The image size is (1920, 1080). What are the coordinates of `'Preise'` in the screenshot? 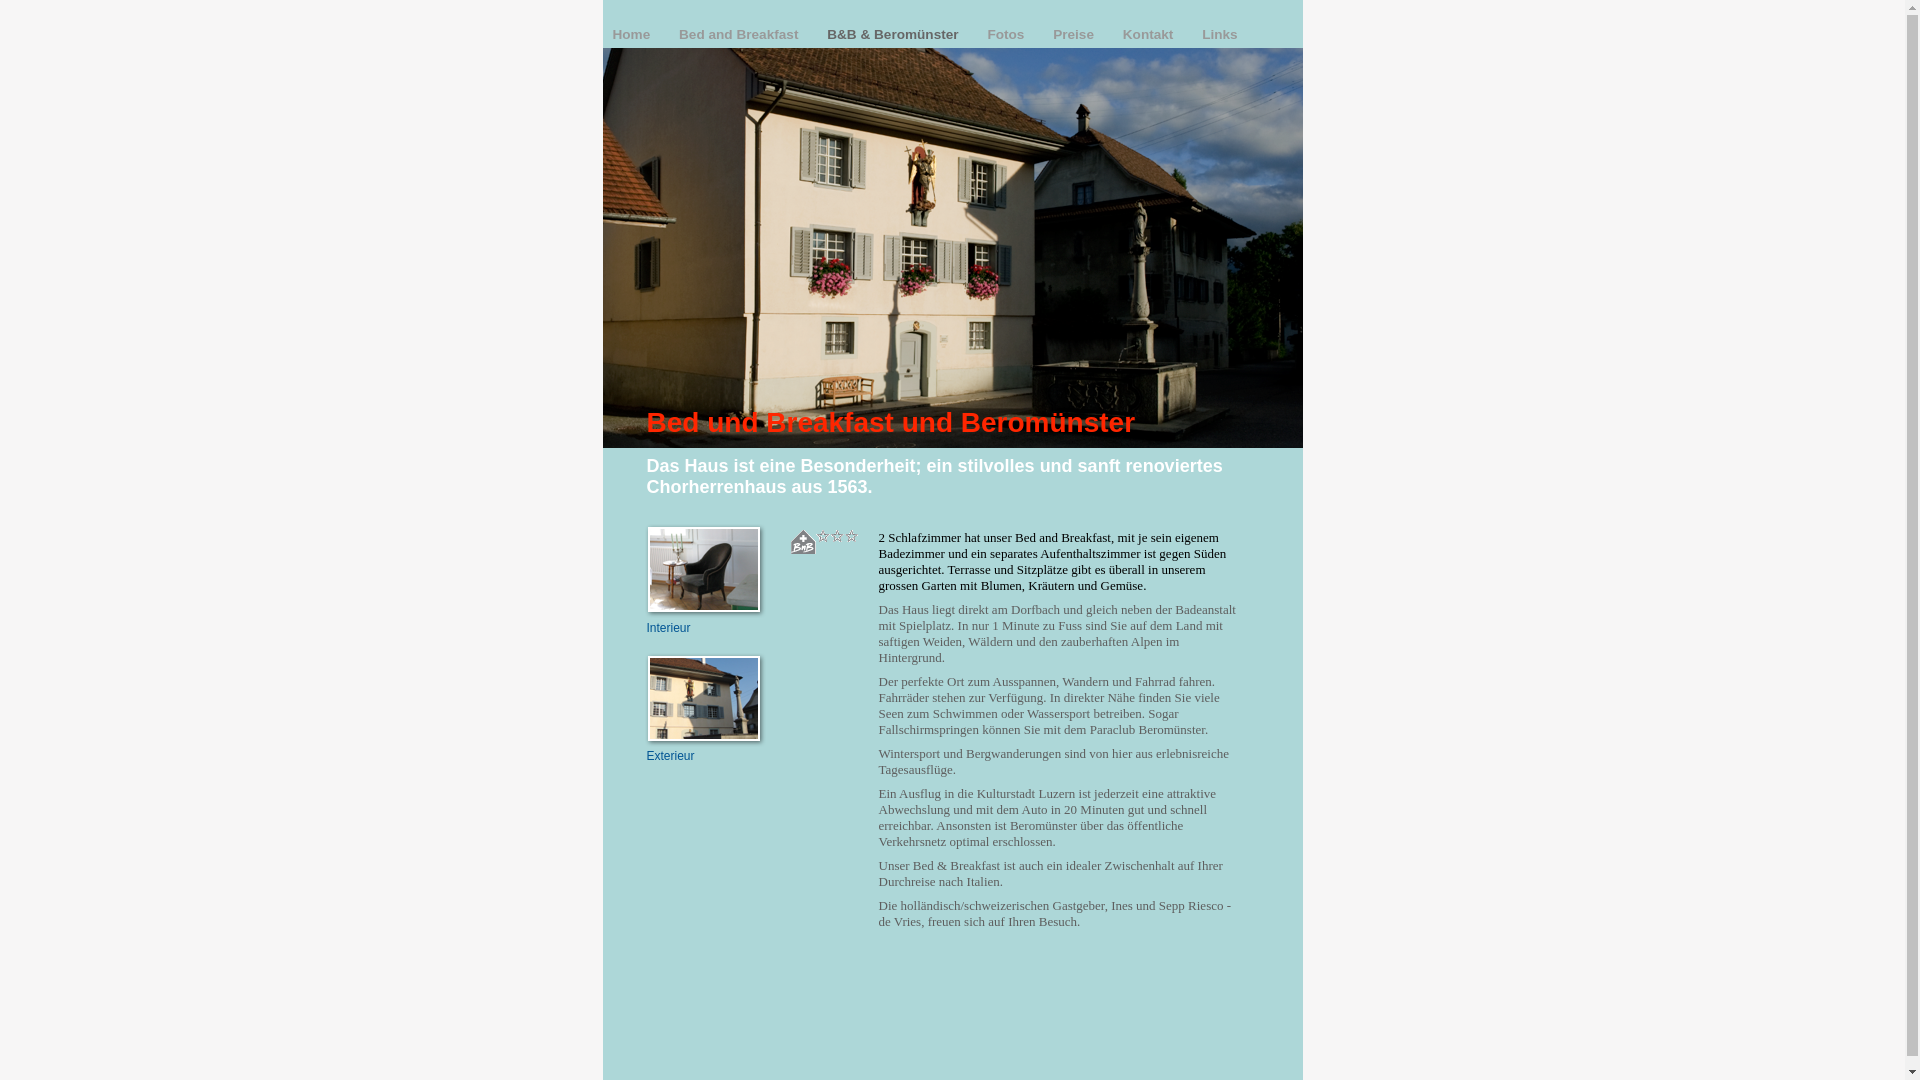 It's located at (1074, 34).